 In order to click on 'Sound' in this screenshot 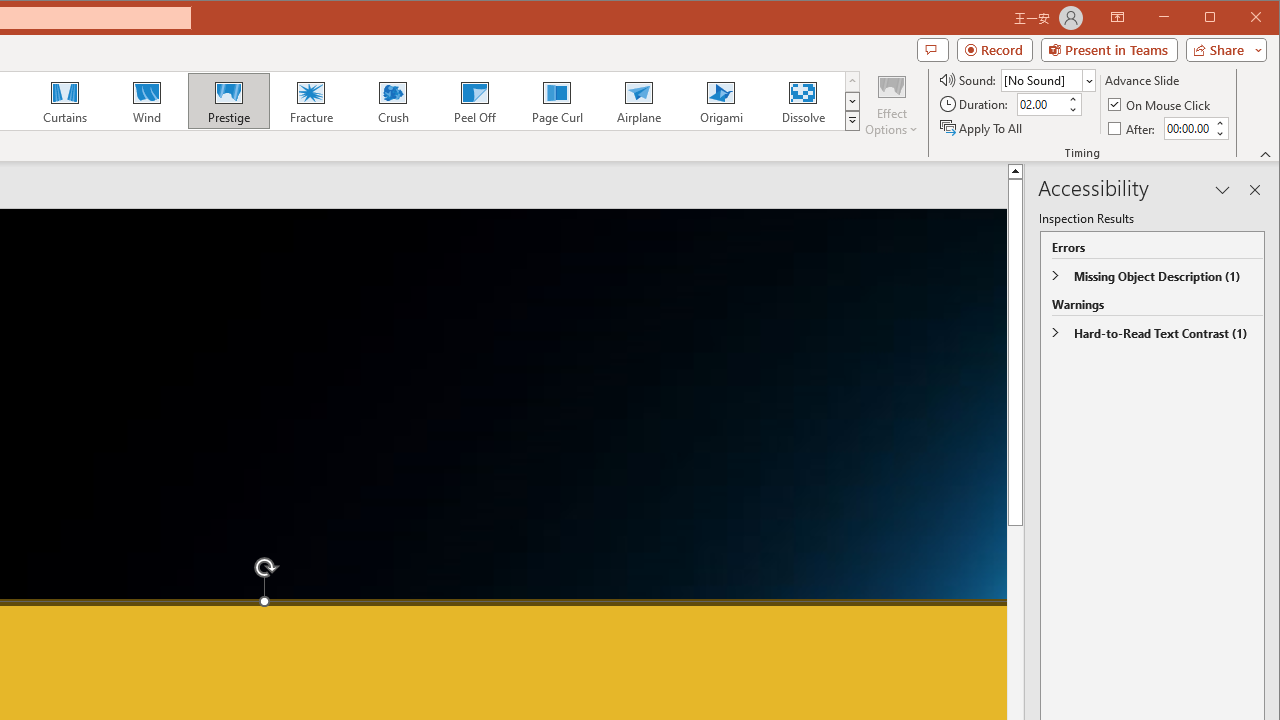, I will do `click(1047, 79)`.